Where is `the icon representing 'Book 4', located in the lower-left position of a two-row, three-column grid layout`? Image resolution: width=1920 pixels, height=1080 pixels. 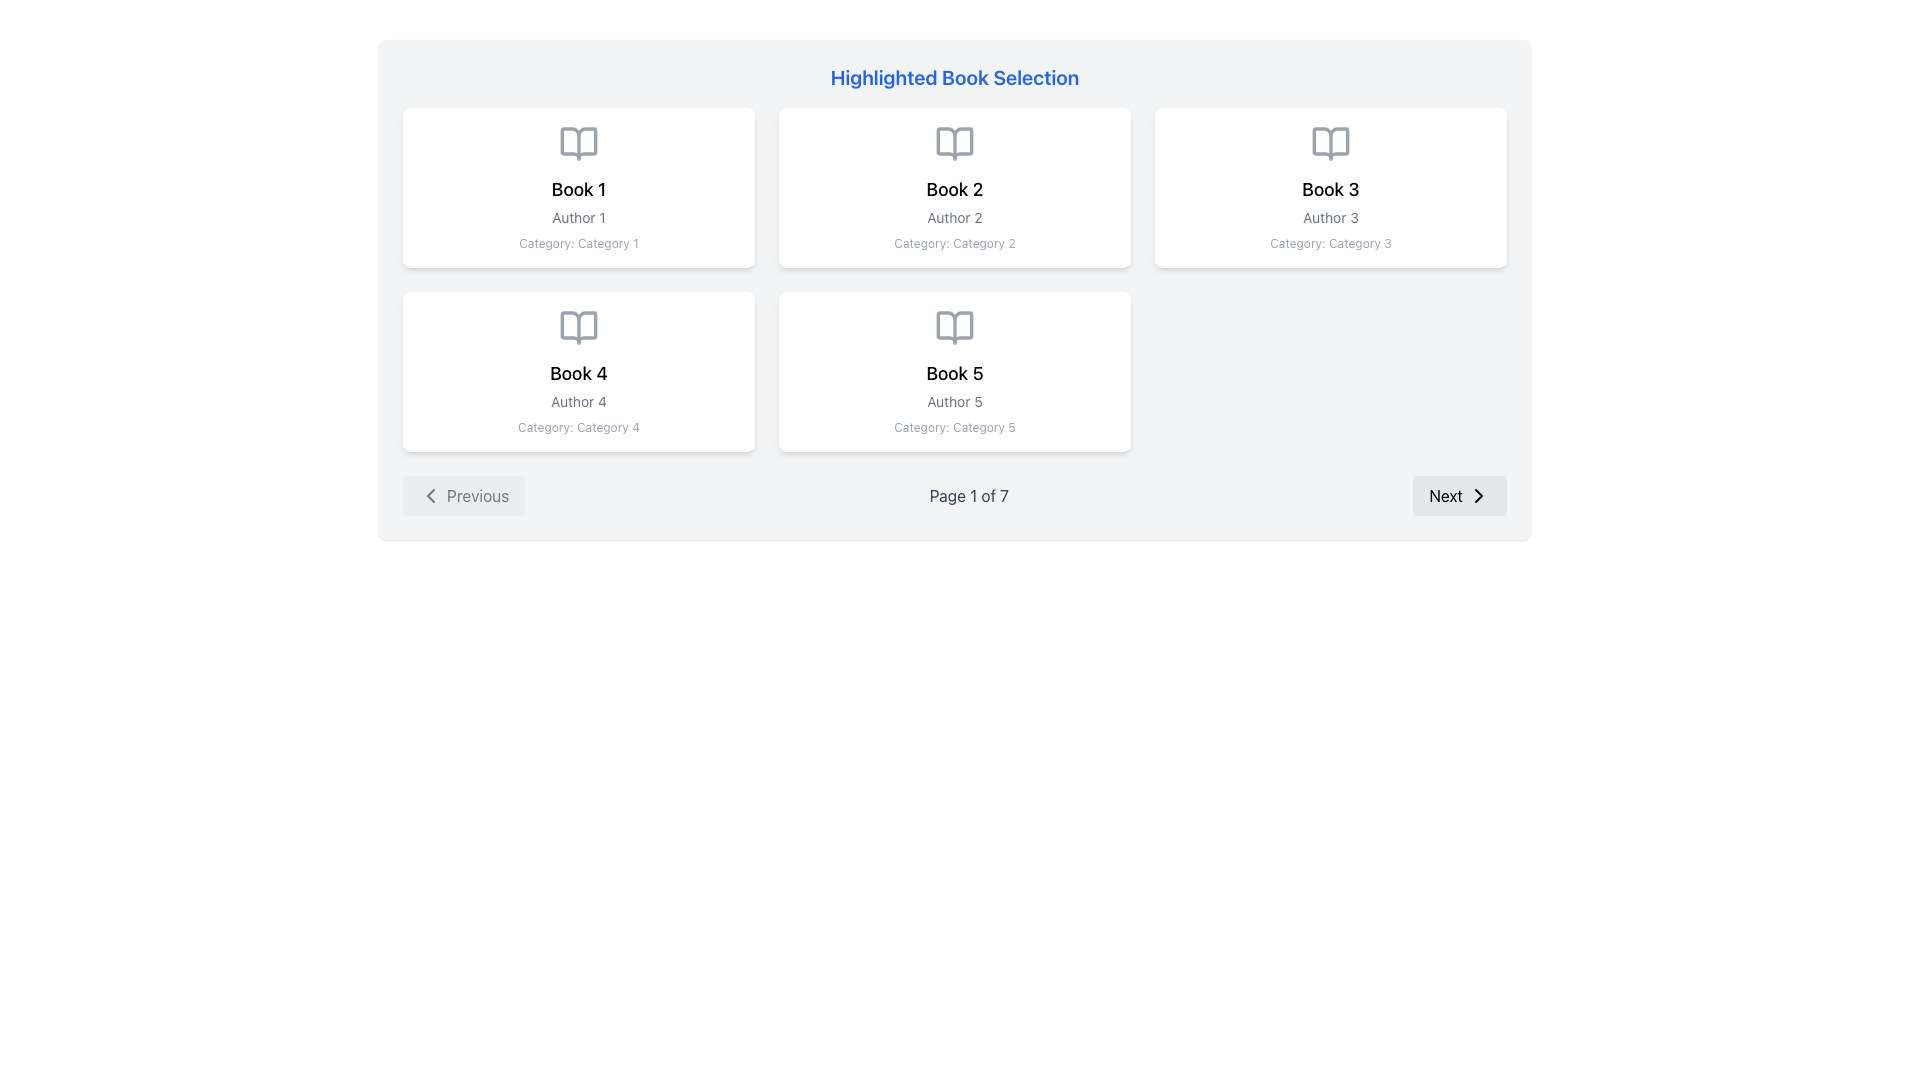
the icon representing 'Book 4', located in the lower-left position of a two-row, three-column grid layout is located at coordinates (578, 326).